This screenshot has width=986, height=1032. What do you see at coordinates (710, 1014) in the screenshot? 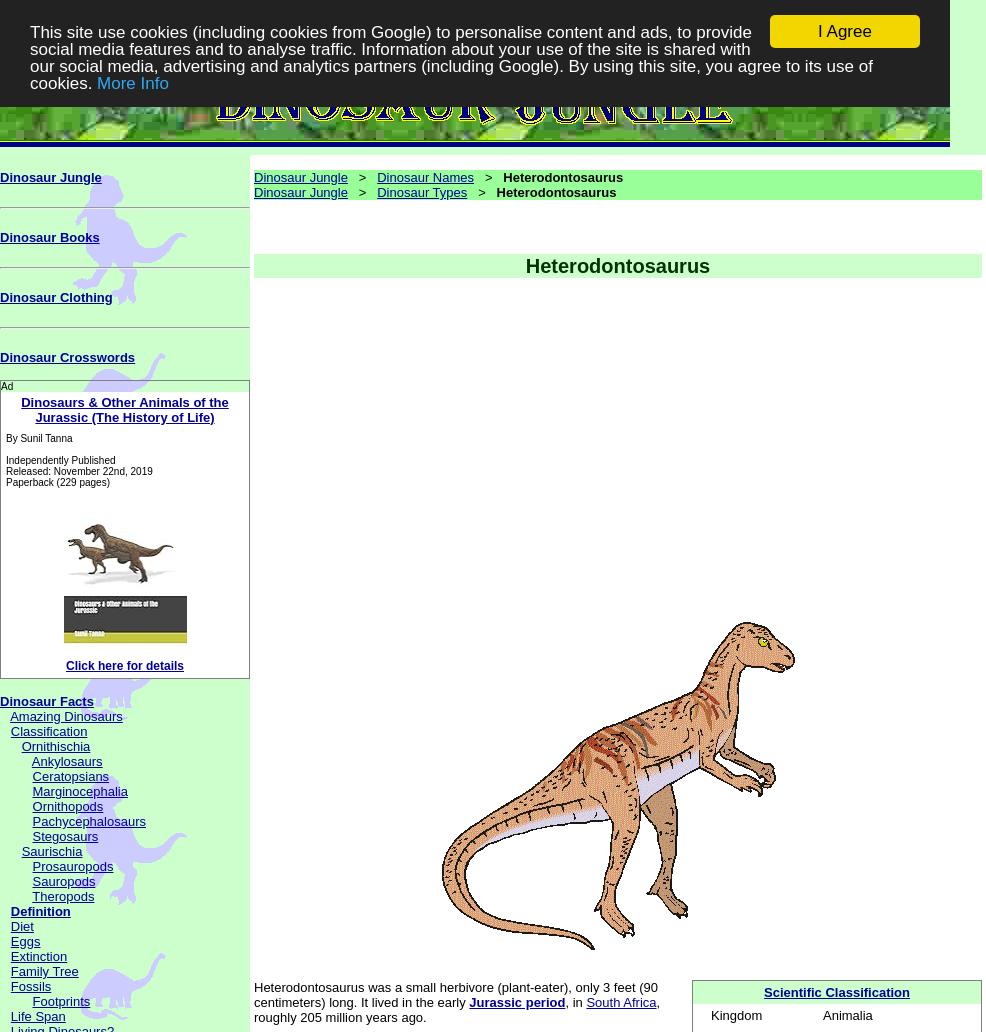
I see `'Kingdom'` at bounding box center [710, 1014].